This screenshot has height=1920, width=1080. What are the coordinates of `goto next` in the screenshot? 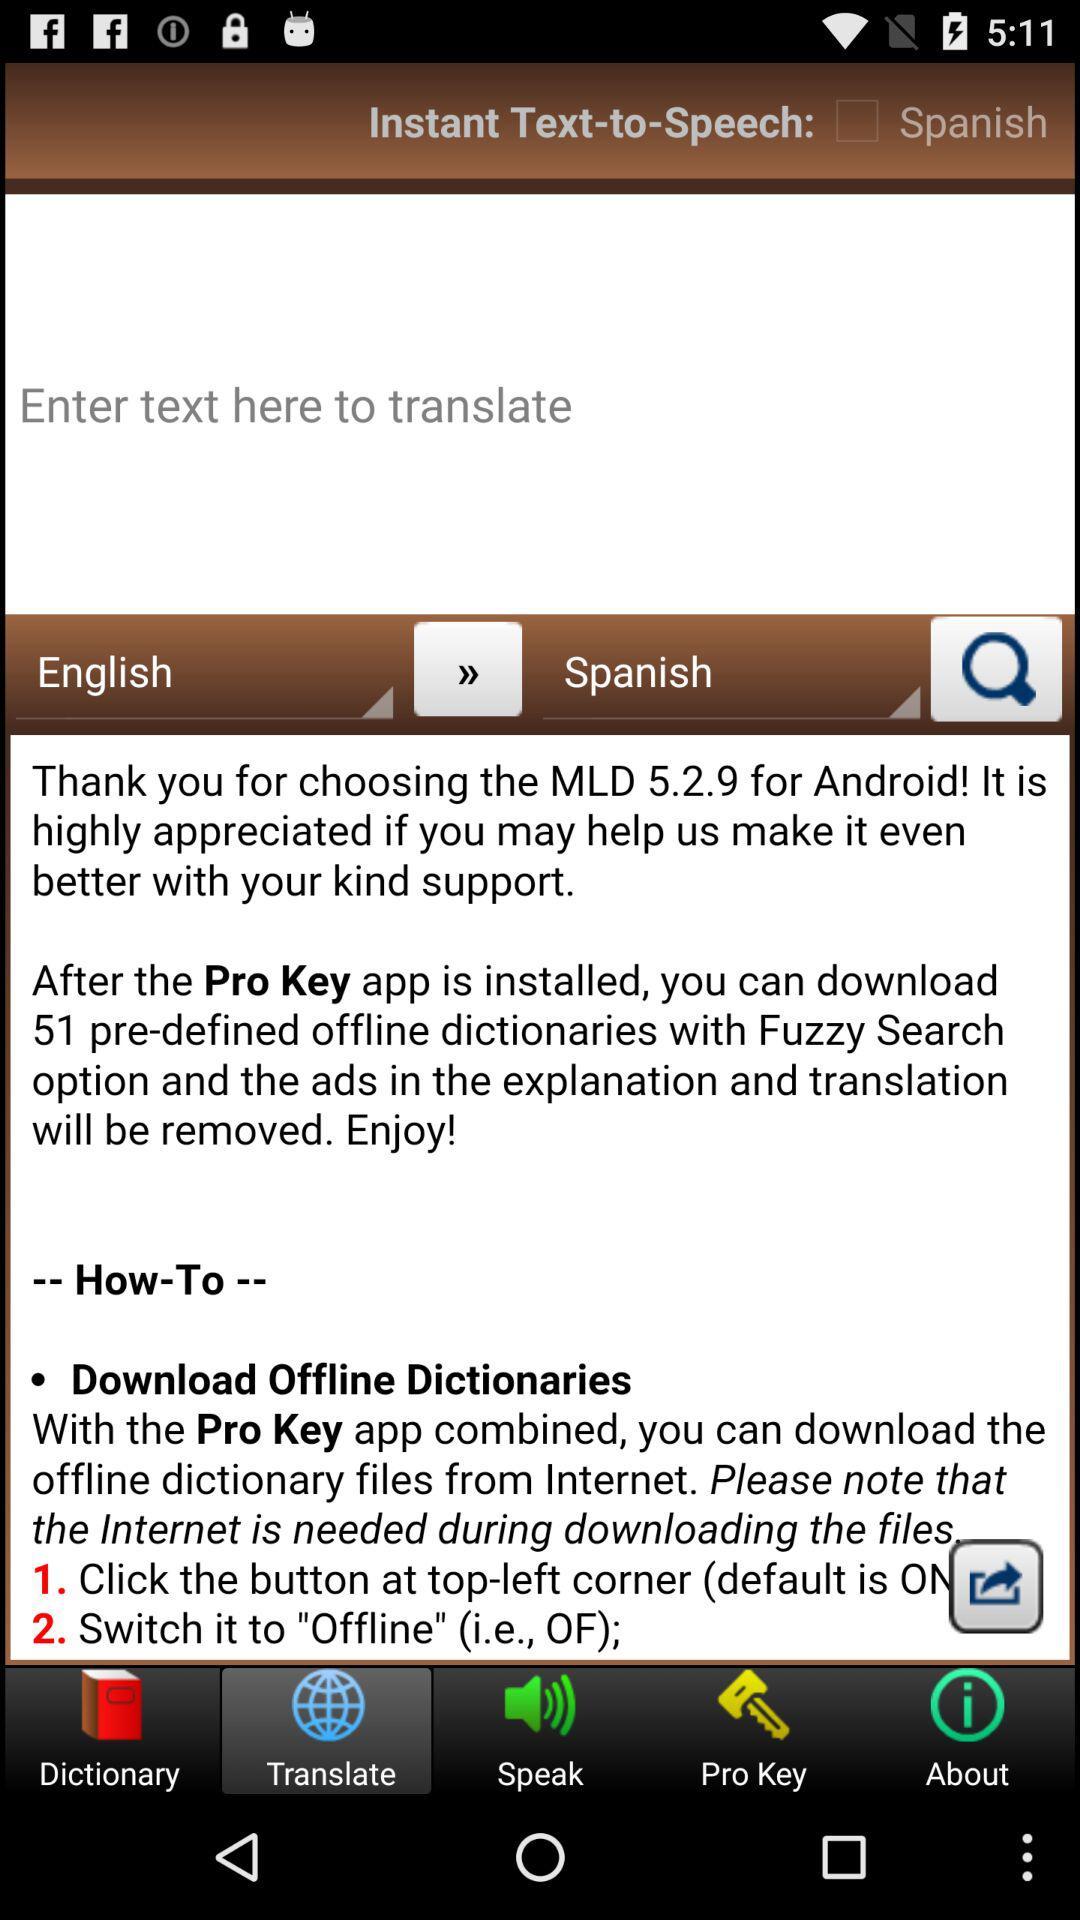 It's located at (995, 1585).